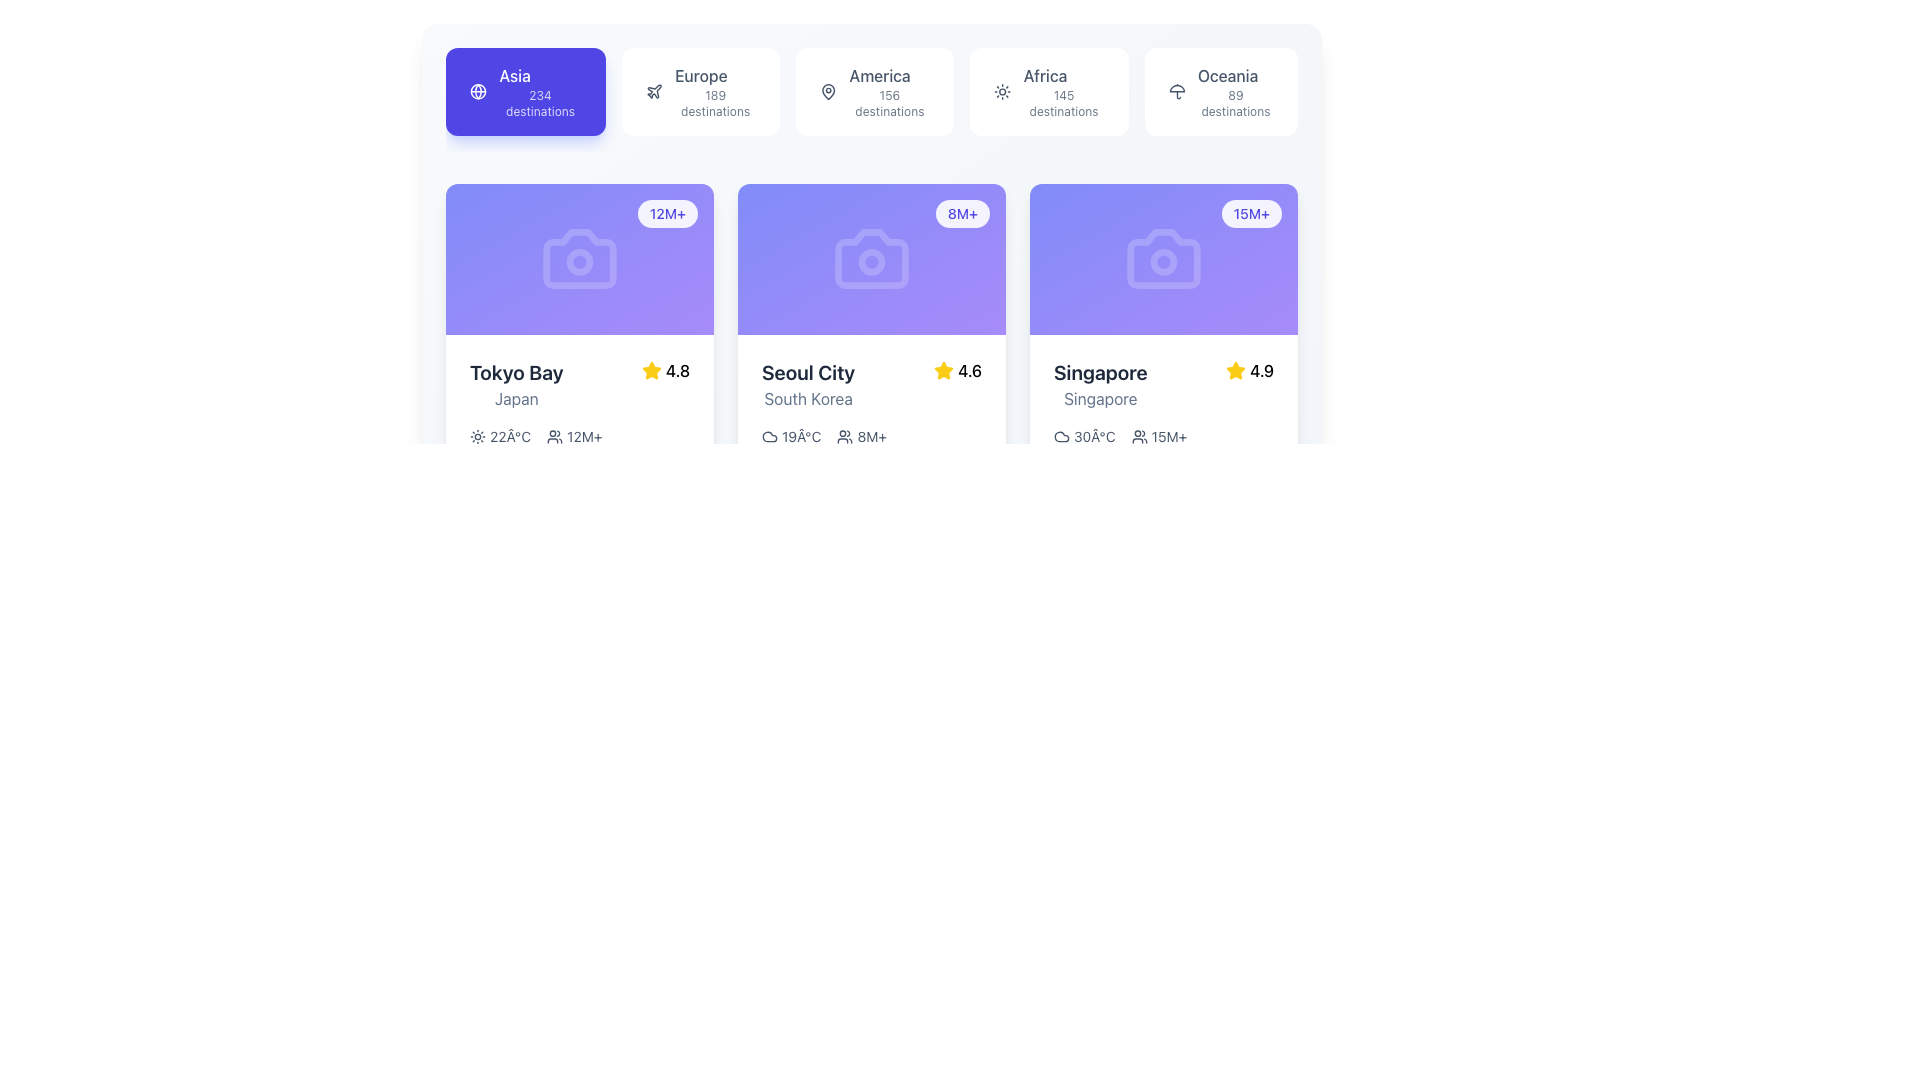 The height and width of the screenshot is (1080, 1920). Describe the element at coordinates (1169, 435) in the screenshot. I see `the text label indicating the number of users or visitors at the bottom right corner of the 'Singapore' card` at that location.